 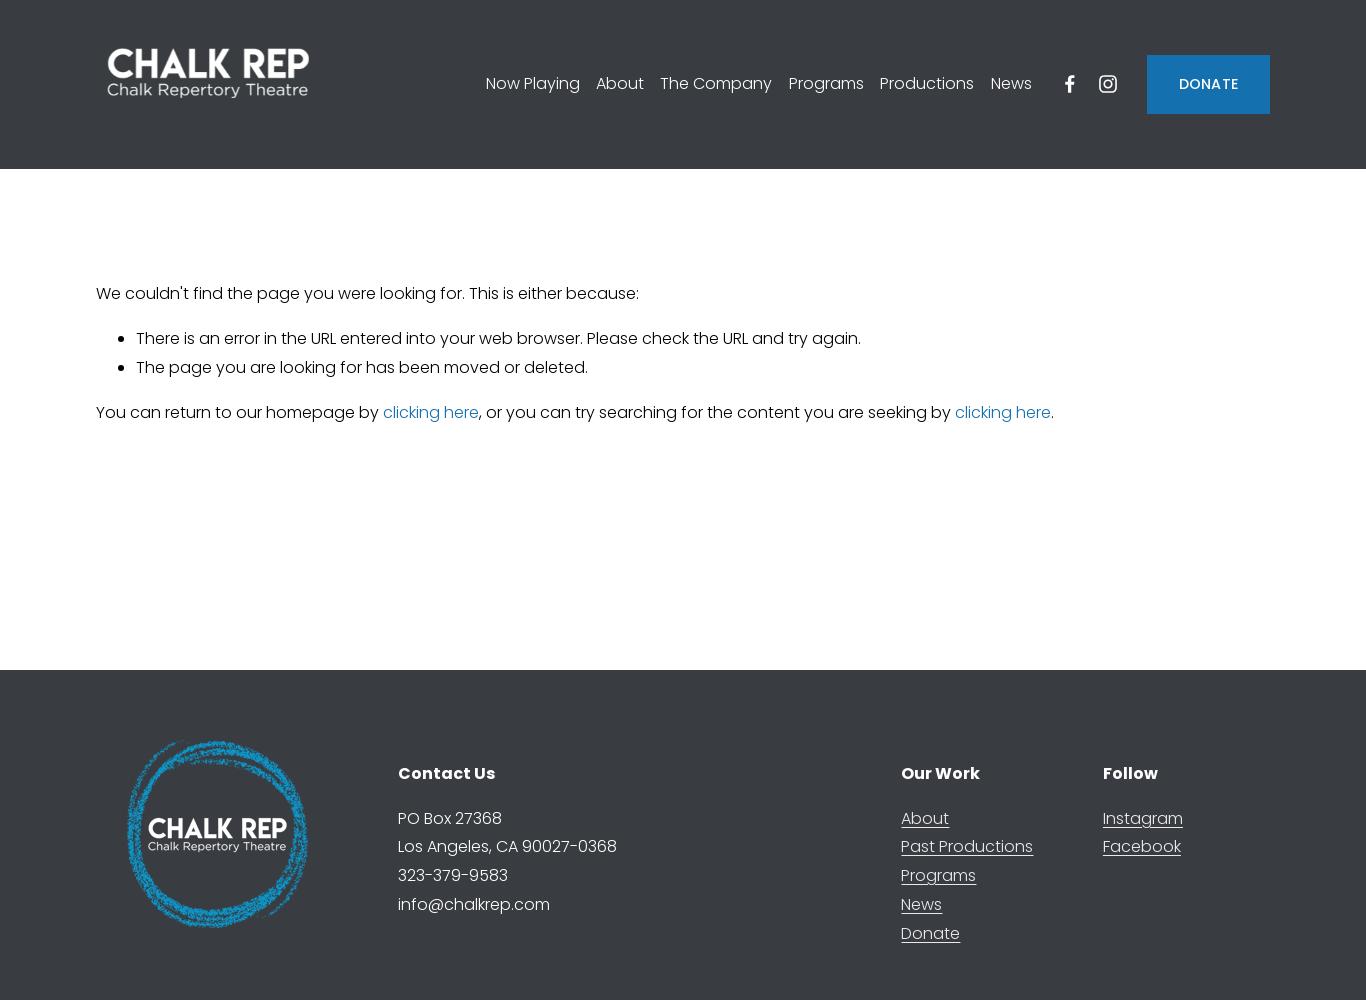 I want to click on 'info@chalkrep.com', so click(x=473, y=903).